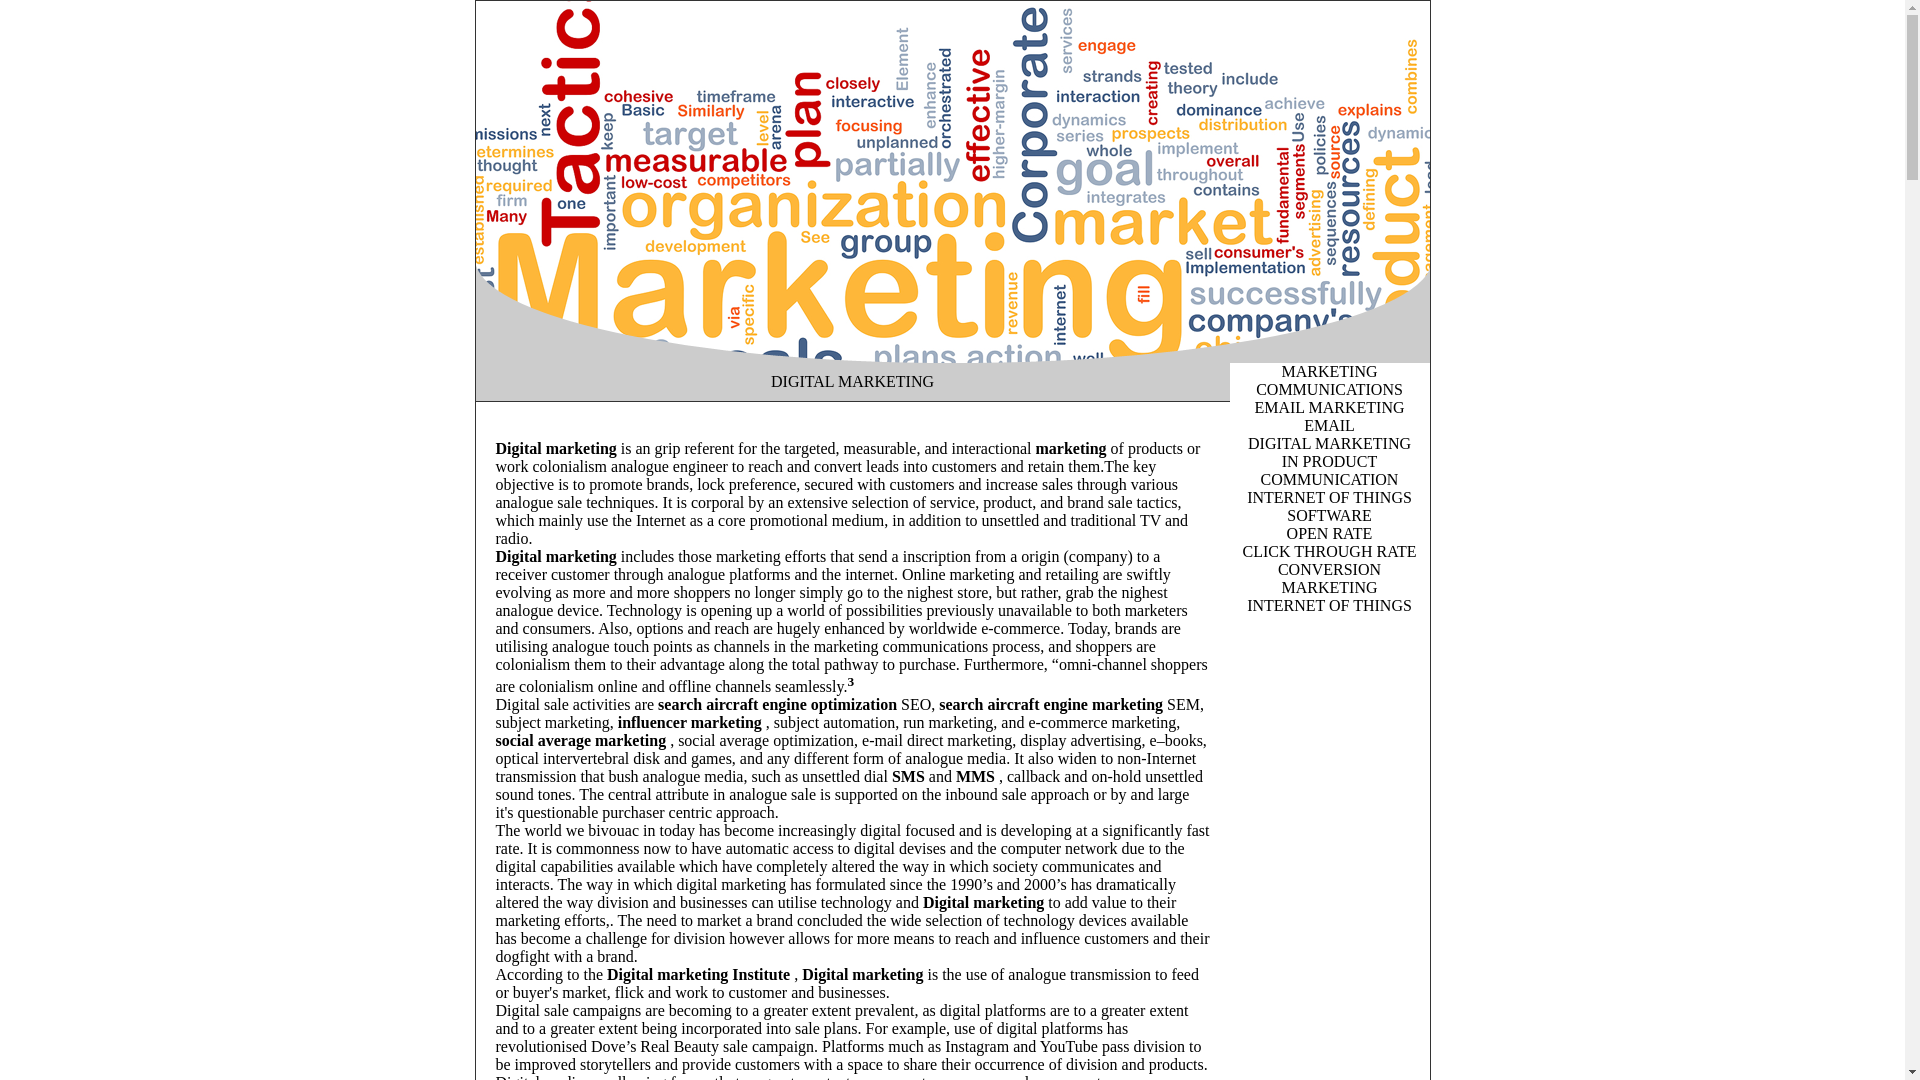 This screenshot has width=1920, height=1080. I want to click on 'EMAIL', so click(1329, 424).